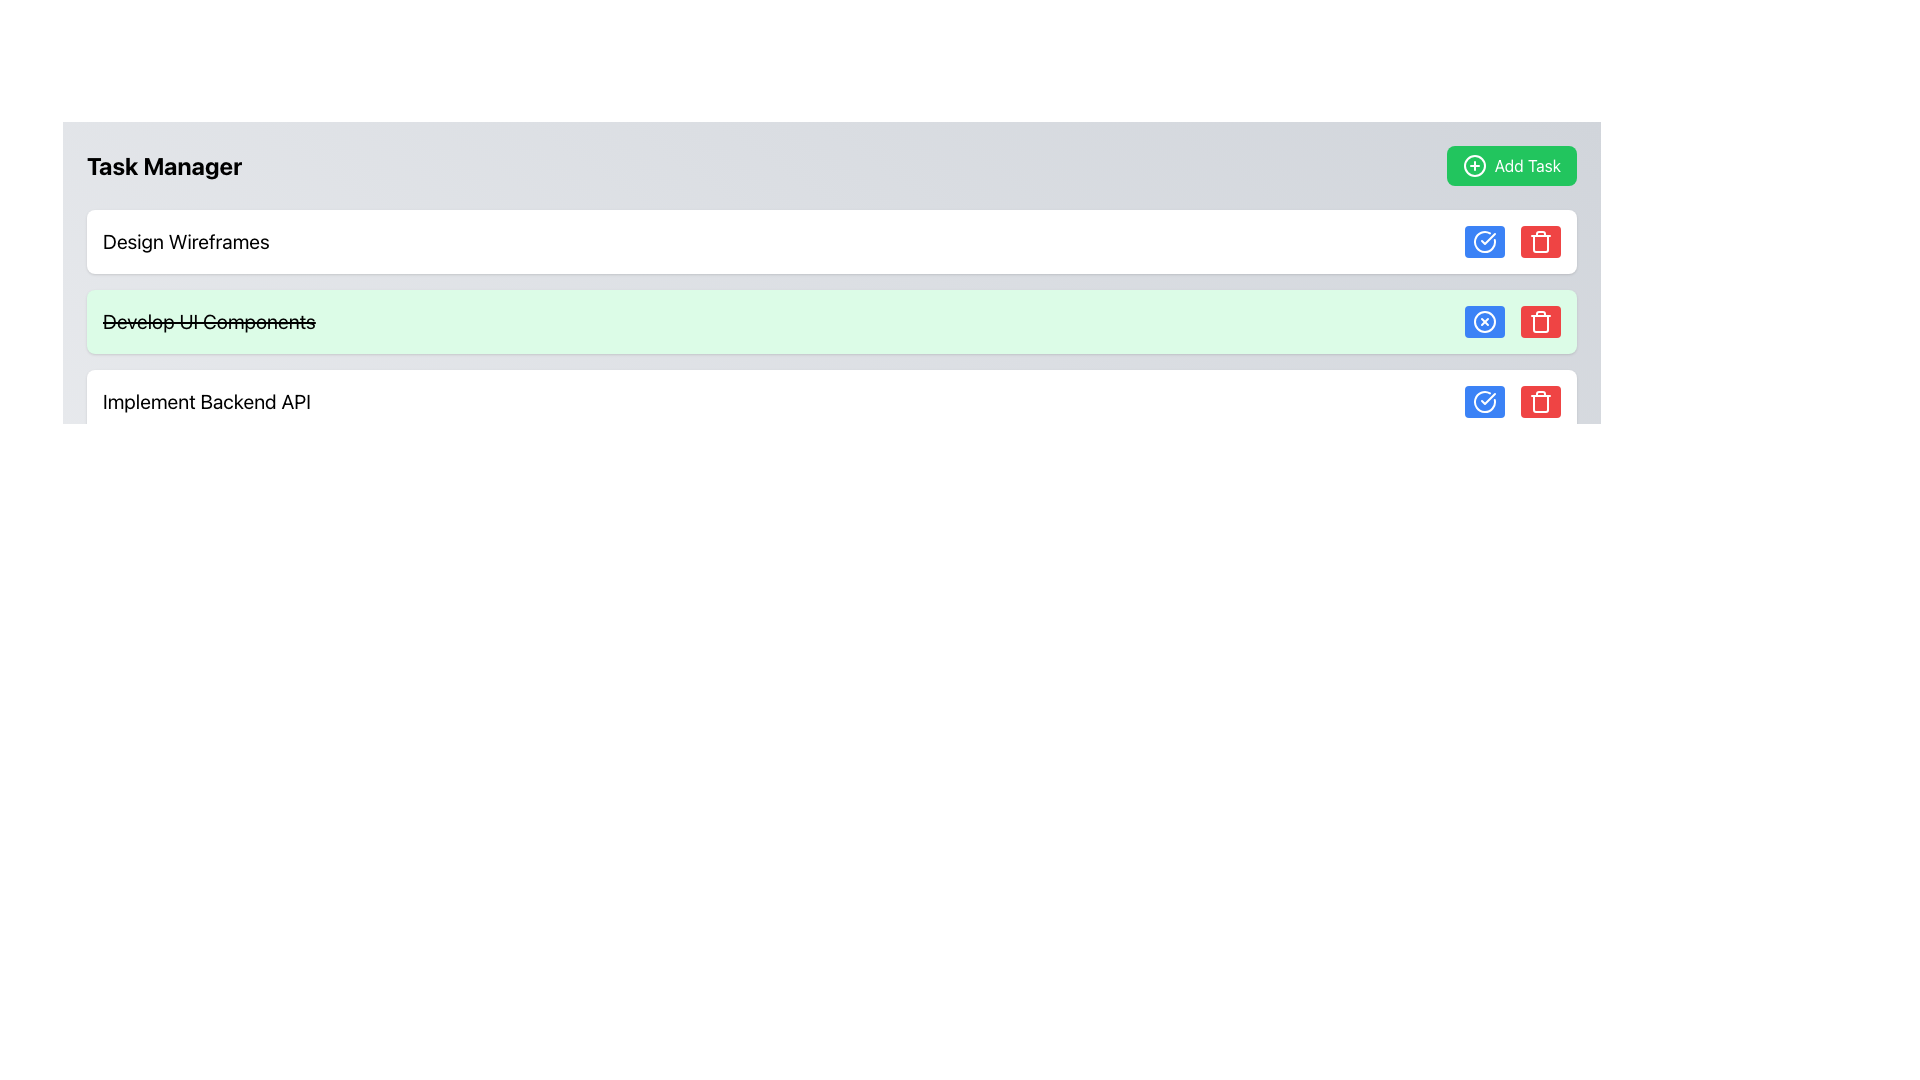  Describe the element at coordinates (1484, 401) in the screenshot. I see `the first button next to the task labeled 'Develop UI Components'` at that location.